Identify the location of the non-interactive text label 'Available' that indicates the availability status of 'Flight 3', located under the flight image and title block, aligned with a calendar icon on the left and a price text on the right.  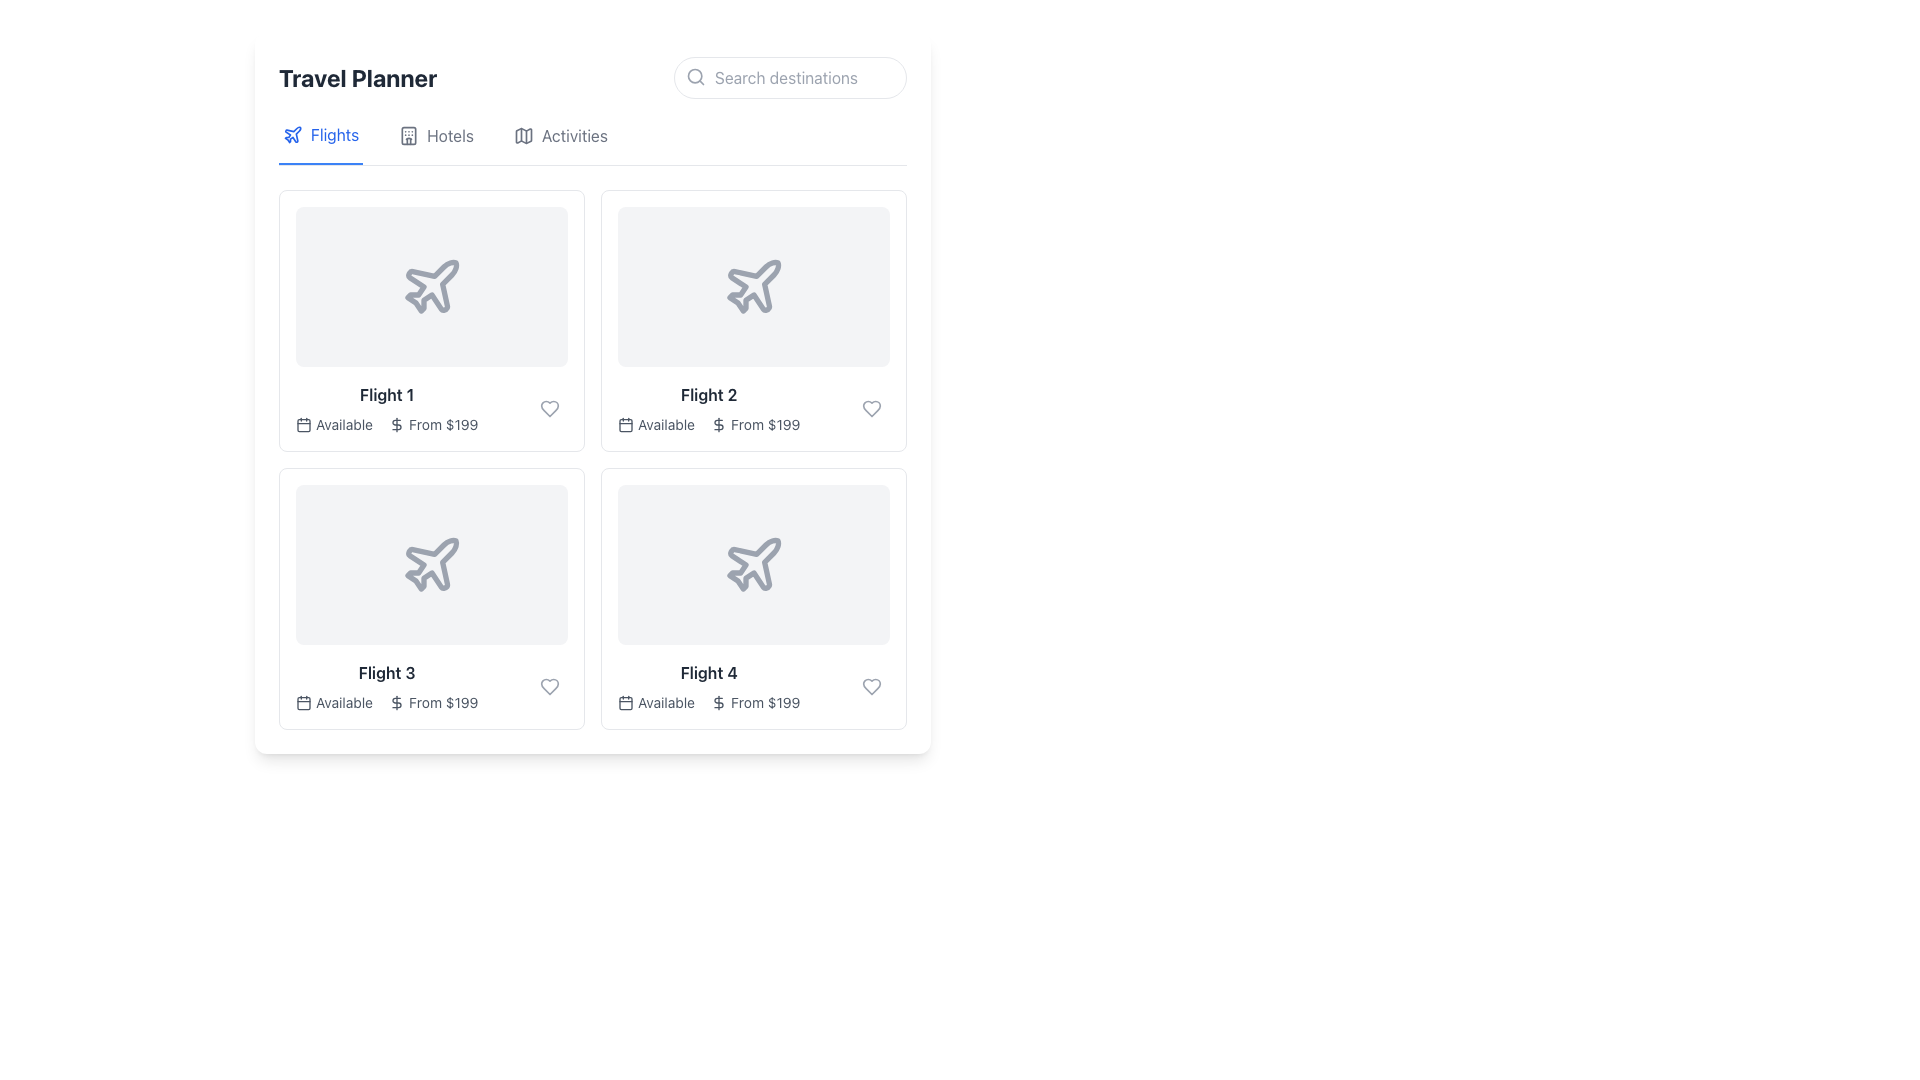
(344, 701).